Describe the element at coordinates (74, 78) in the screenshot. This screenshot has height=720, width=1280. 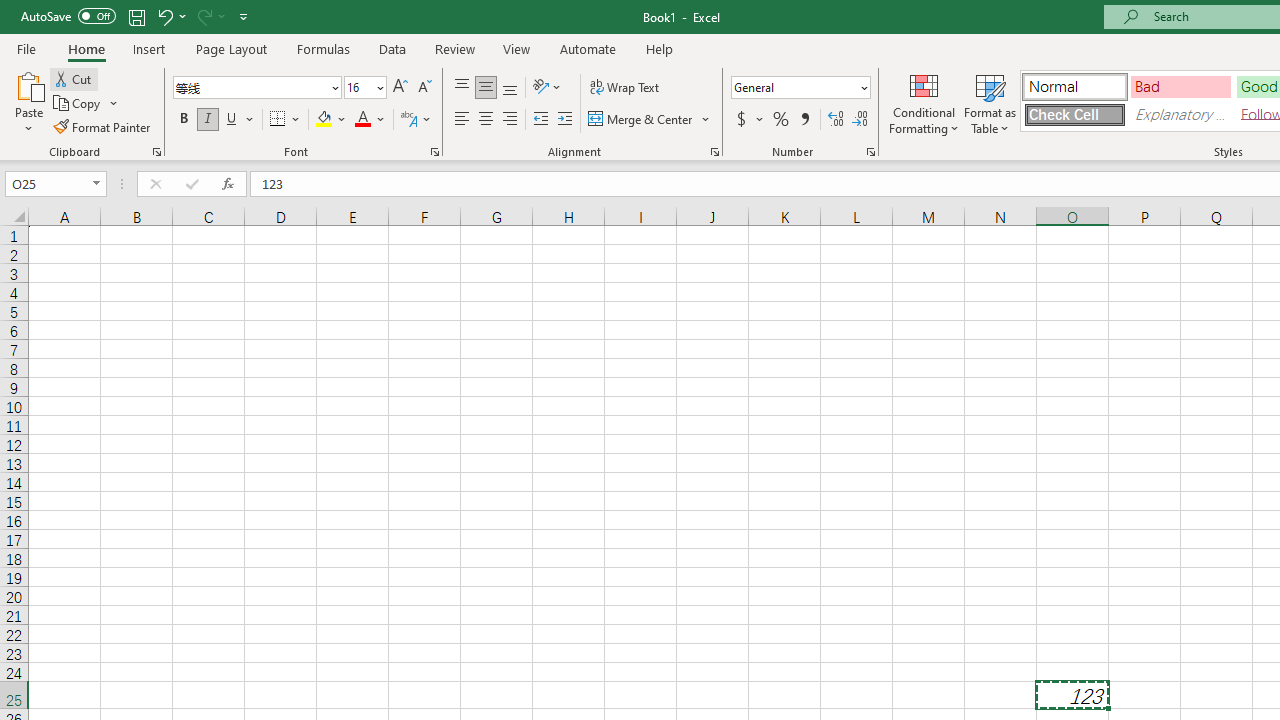
I see `'Cut'` at that location.